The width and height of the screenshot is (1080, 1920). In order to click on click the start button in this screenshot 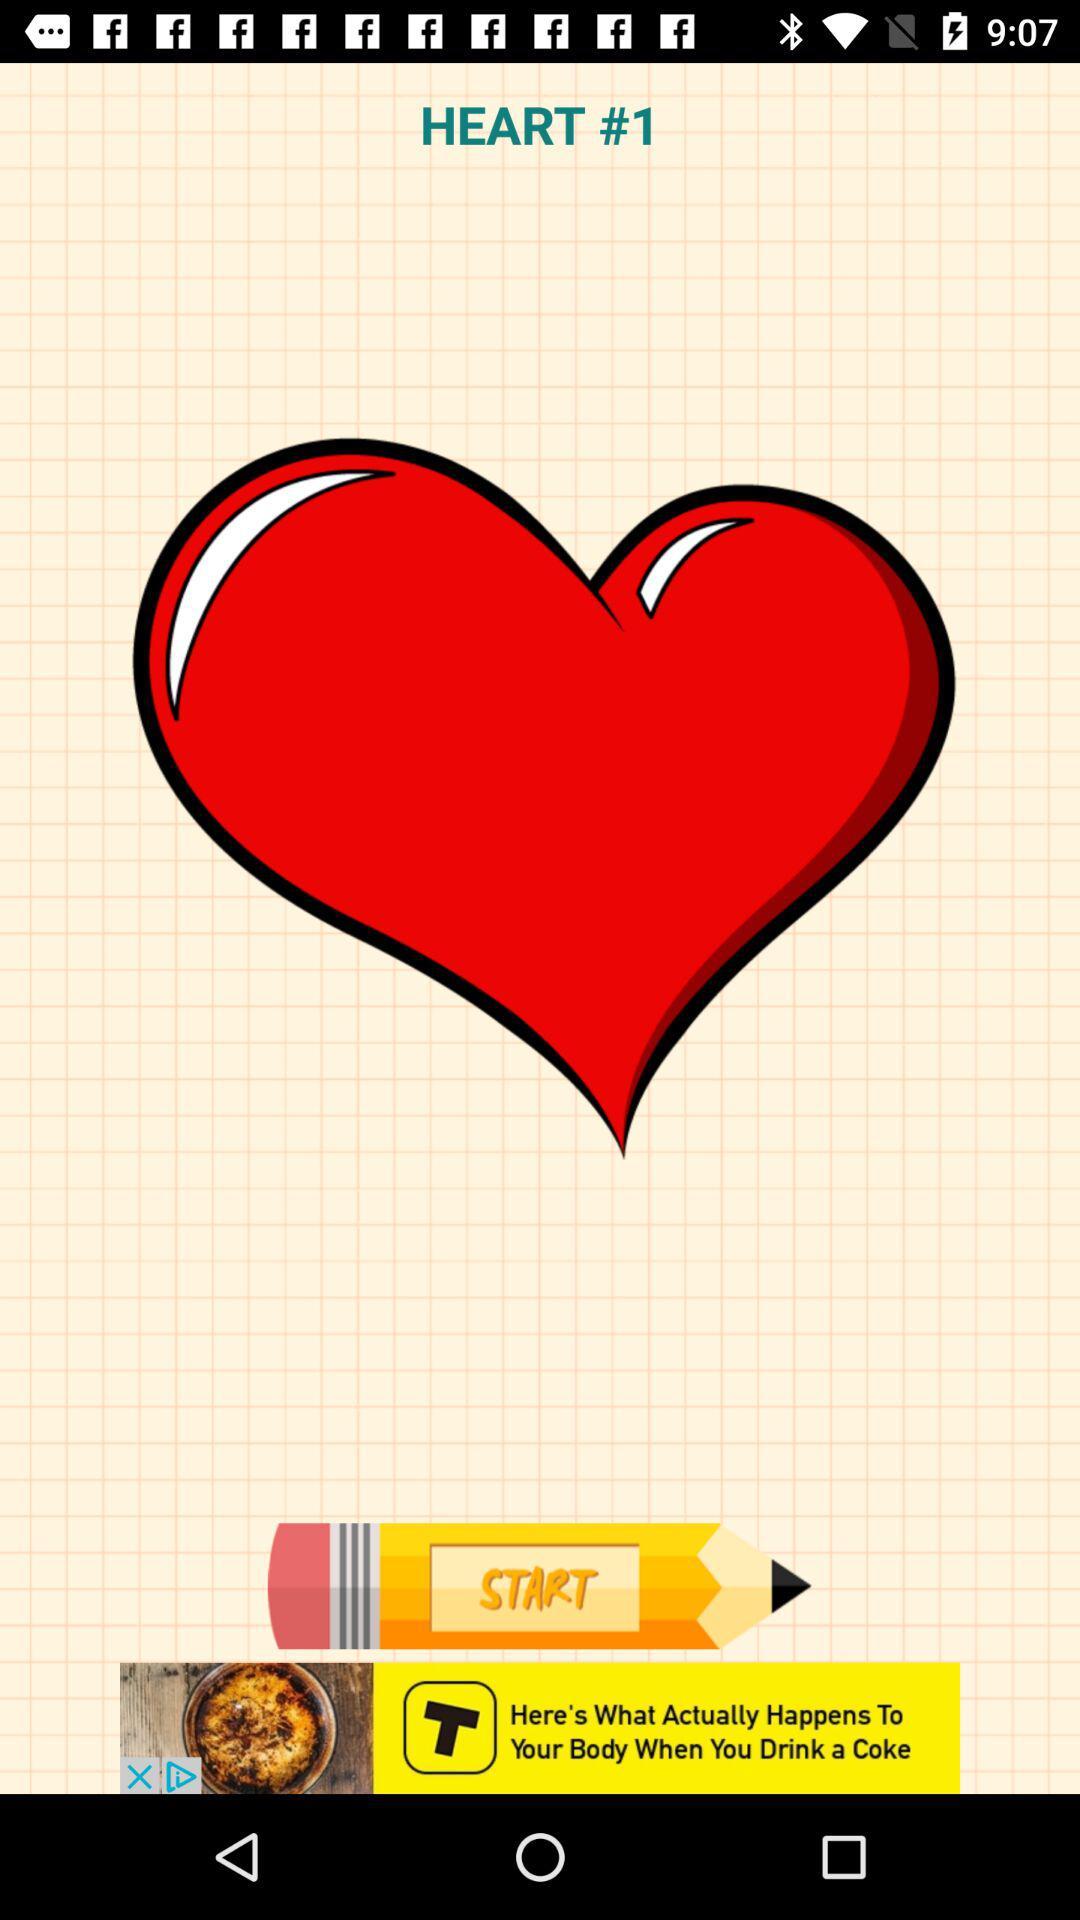, I will do `click(538, 1585)`.